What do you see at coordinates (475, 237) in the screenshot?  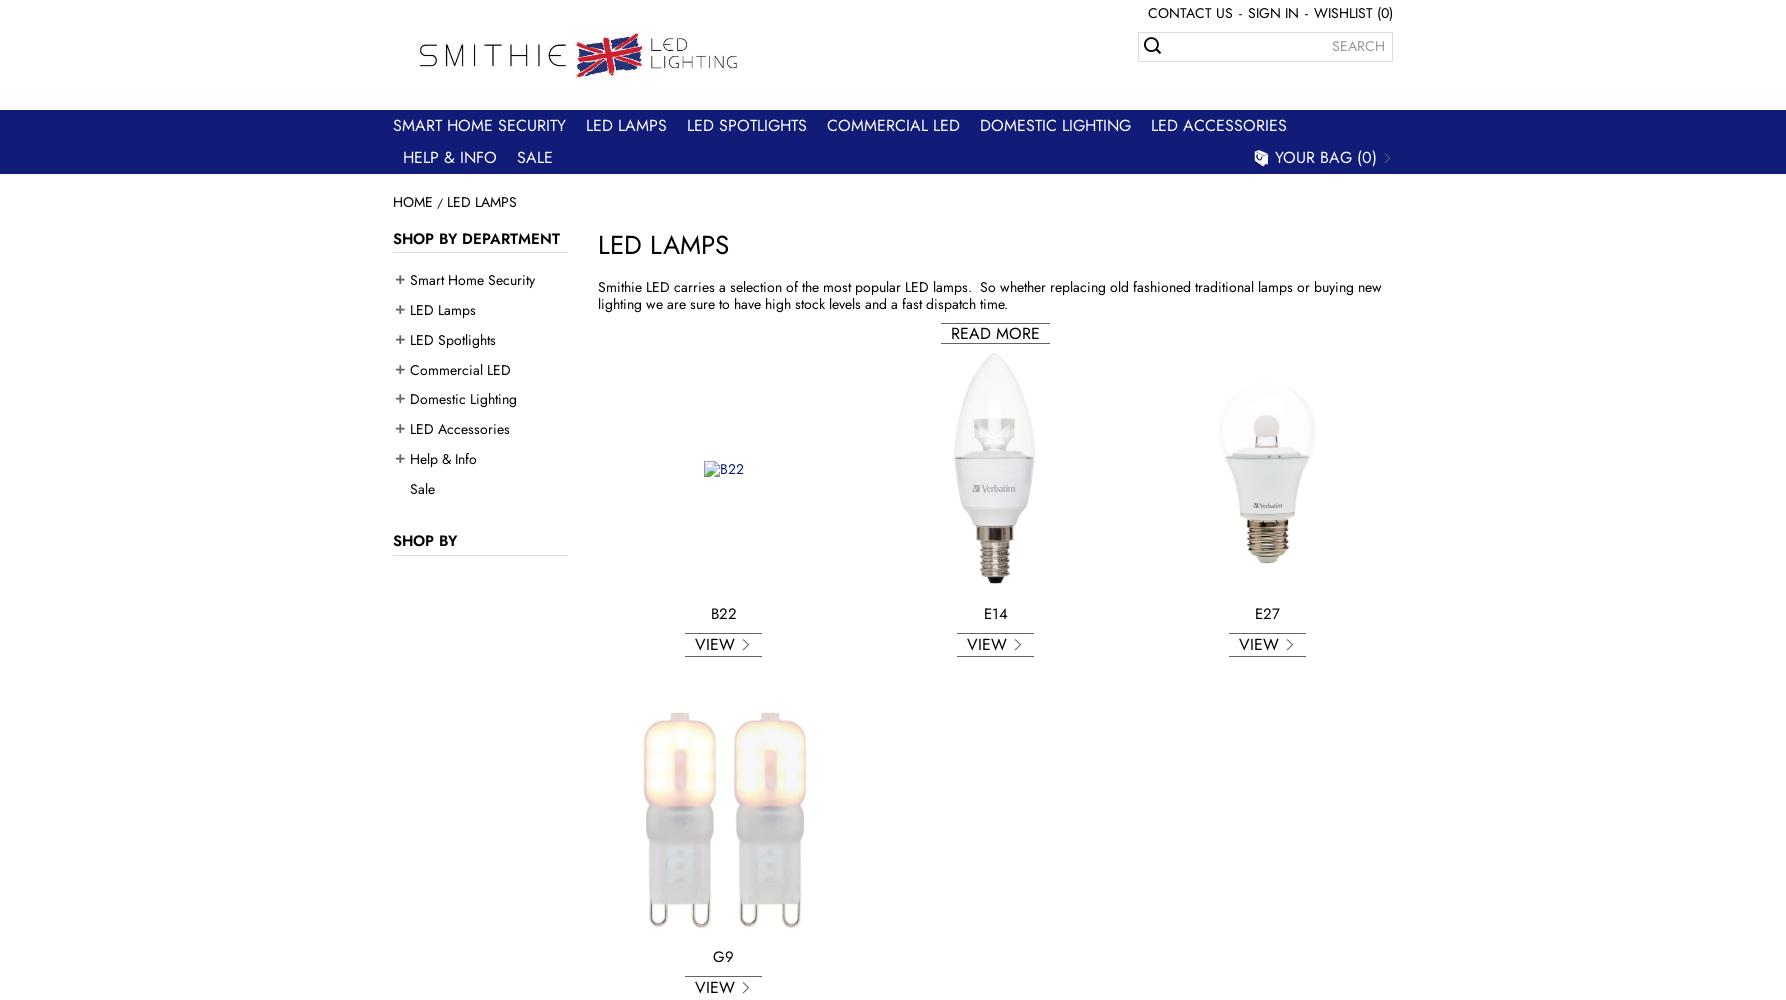 I see `'Shop by department'` at bounding box center [475, 237].